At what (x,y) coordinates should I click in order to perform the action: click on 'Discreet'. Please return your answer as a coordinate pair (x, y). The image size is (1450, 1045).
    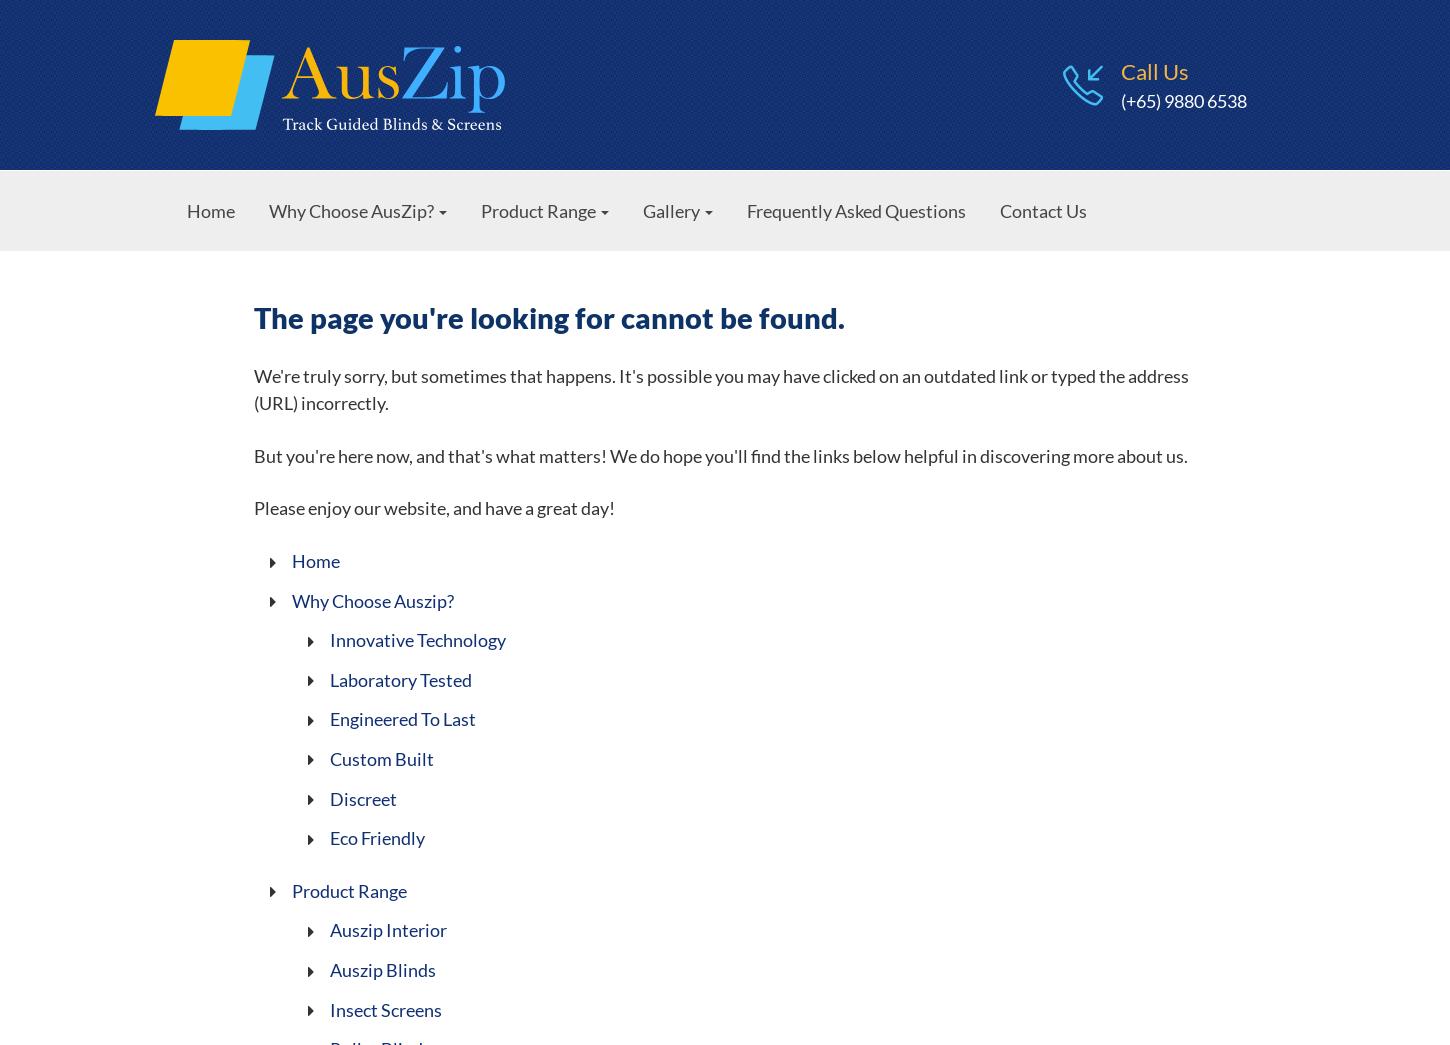
    Looking at the image, I should click on (362, 798).